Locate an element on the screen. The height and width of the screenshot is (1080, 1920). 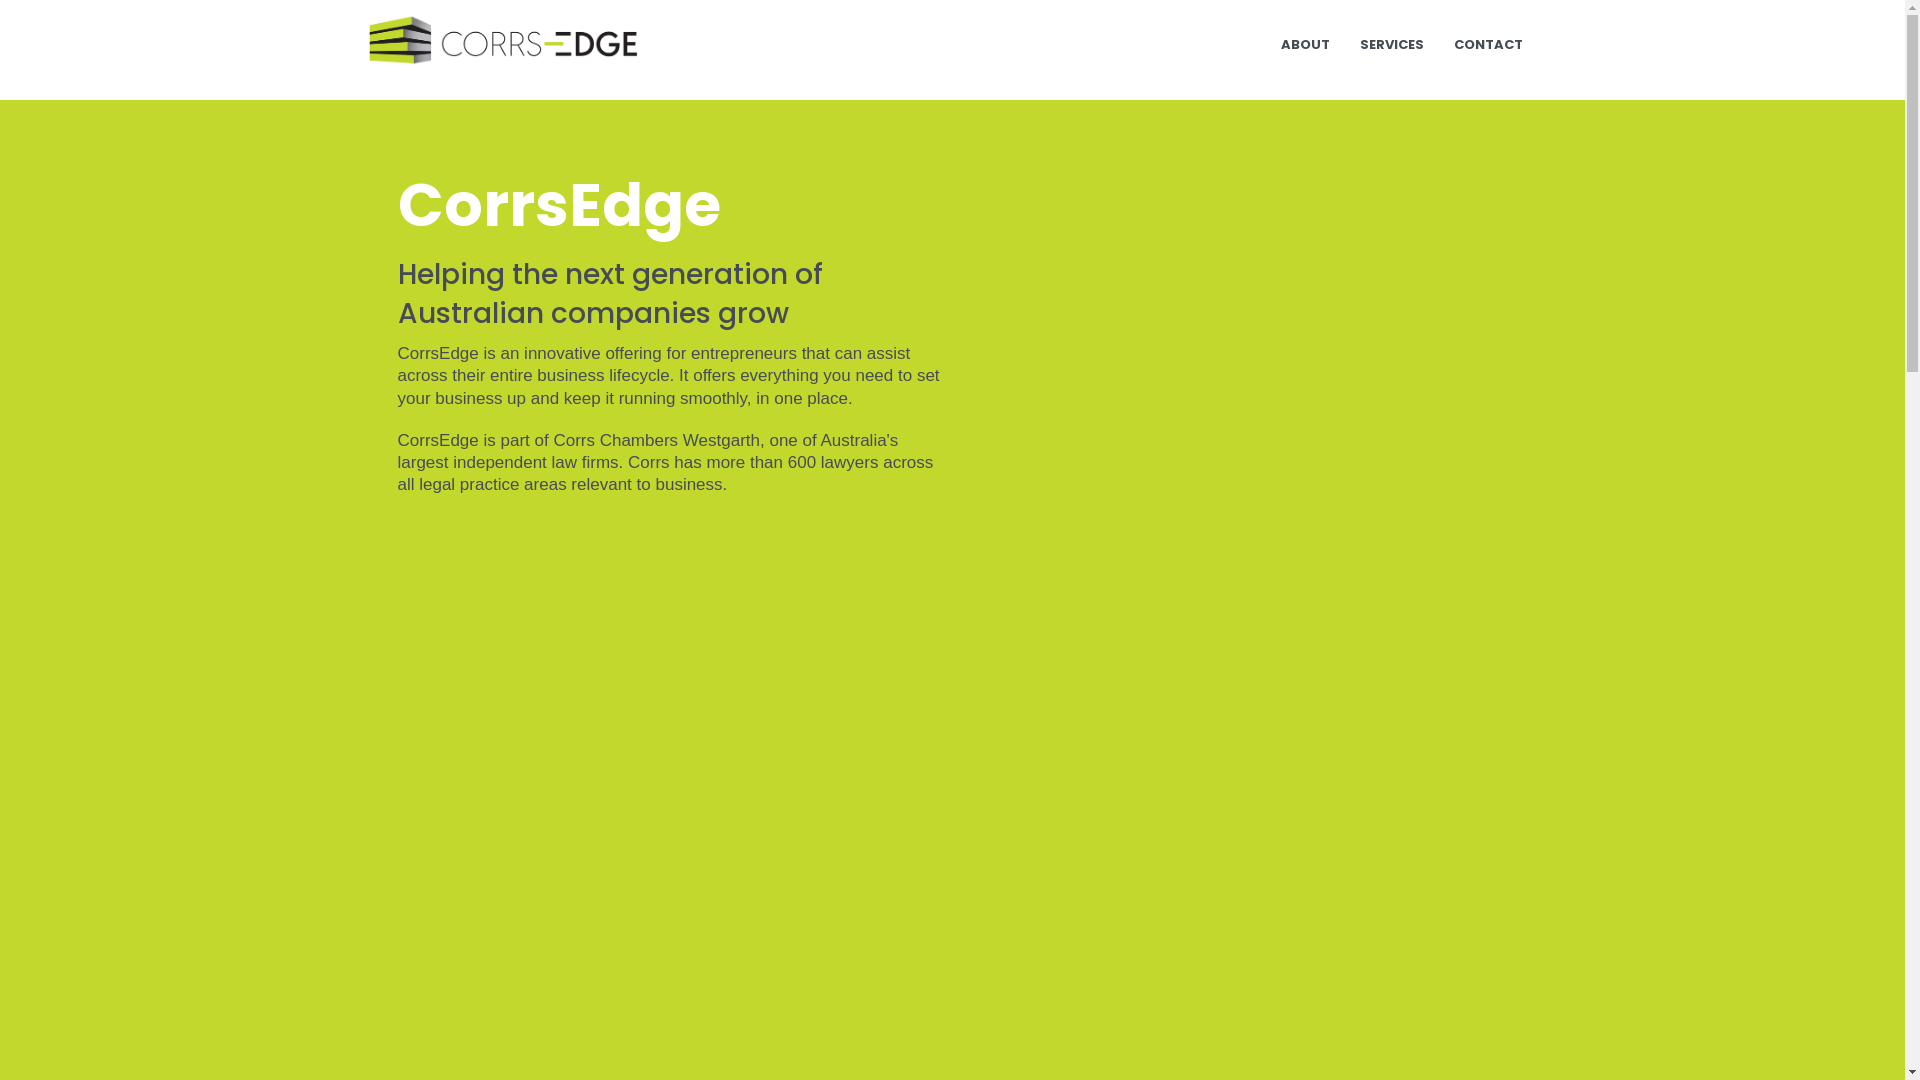
'SERVICES' is located at coordinates (1390, 45).